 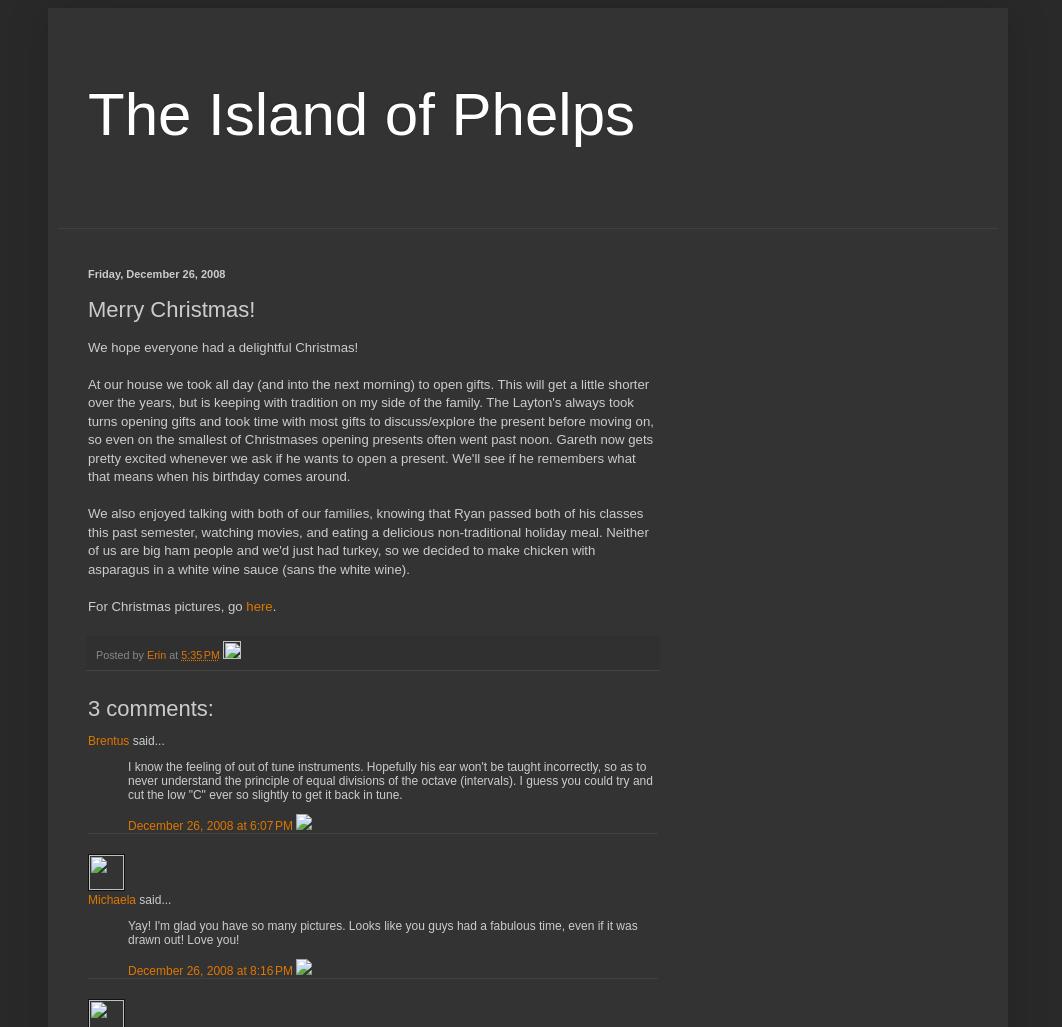 I want to click on 'I know the feeling of out of tune instruments. Hopefully his ear won't be taught incorrectly, so as to never understand the principle of equal divisions of the octave (intervals). I guess you could try and cut the low "C" ever so slightly to get it back in tune.', so click(x=388, y=779).